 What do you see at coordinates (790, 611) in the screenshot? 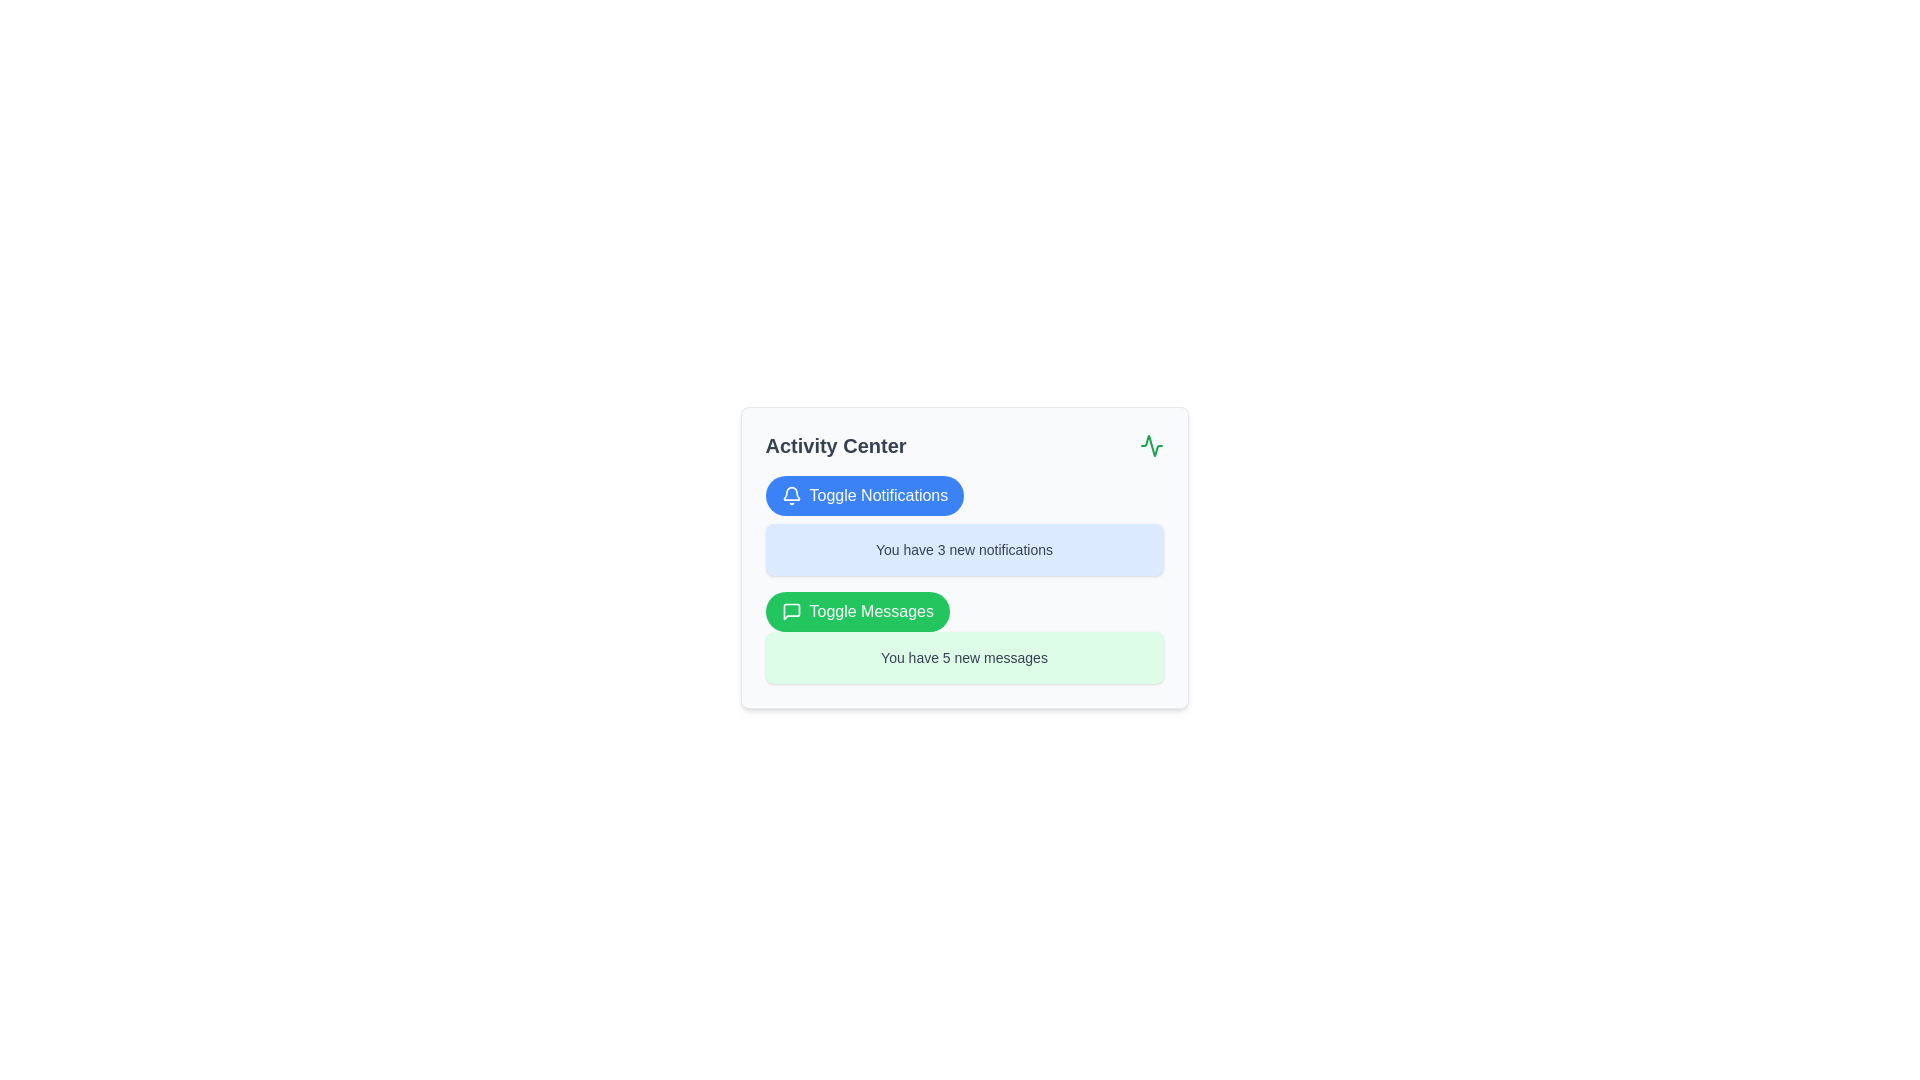
I see `the speech bubble icon inside the green 'Toggle Messages' button, which indicates communication or messaging` at bounding box center [790, 611].